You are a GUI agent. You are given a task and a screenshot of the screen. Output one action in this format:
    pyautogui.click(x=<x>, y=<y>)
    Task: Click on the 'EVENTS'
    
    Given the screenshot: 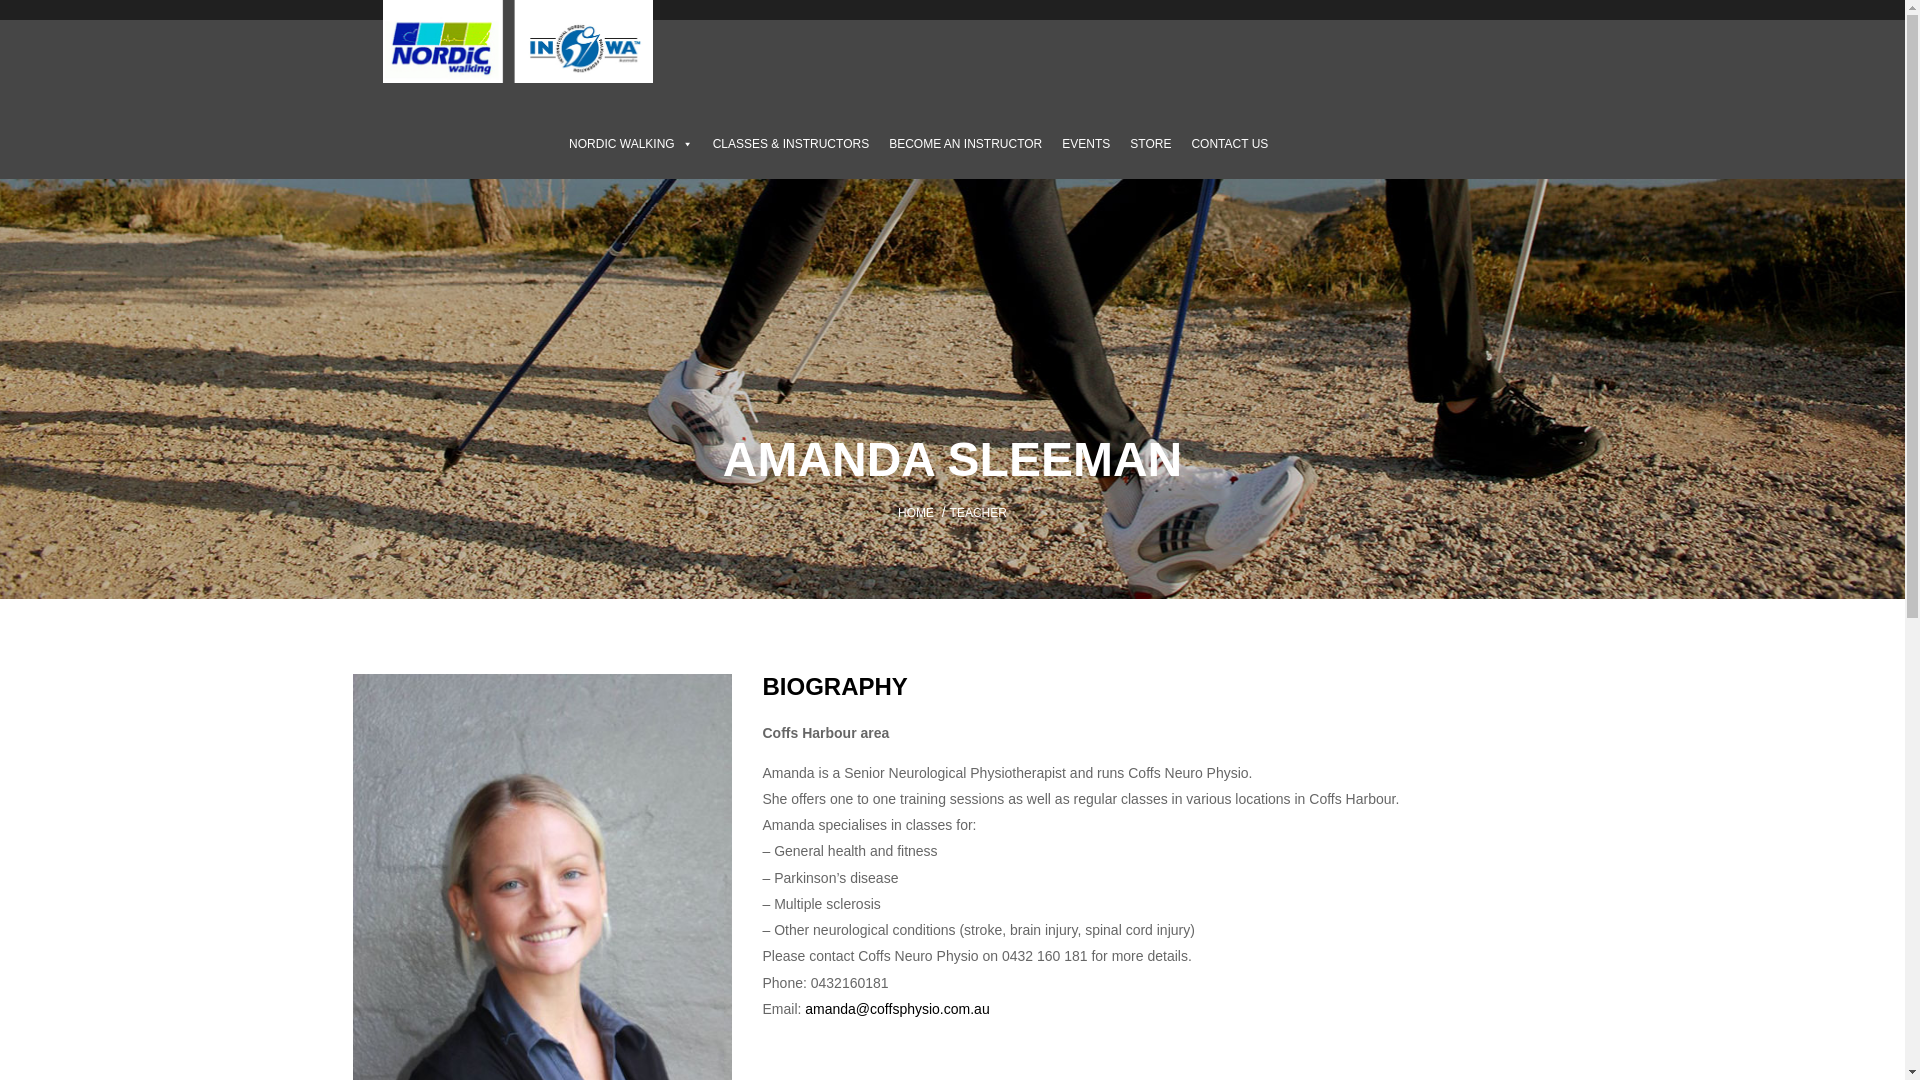 What is the action you would take?
    pyautogui.click(x=1084, y=142)
    